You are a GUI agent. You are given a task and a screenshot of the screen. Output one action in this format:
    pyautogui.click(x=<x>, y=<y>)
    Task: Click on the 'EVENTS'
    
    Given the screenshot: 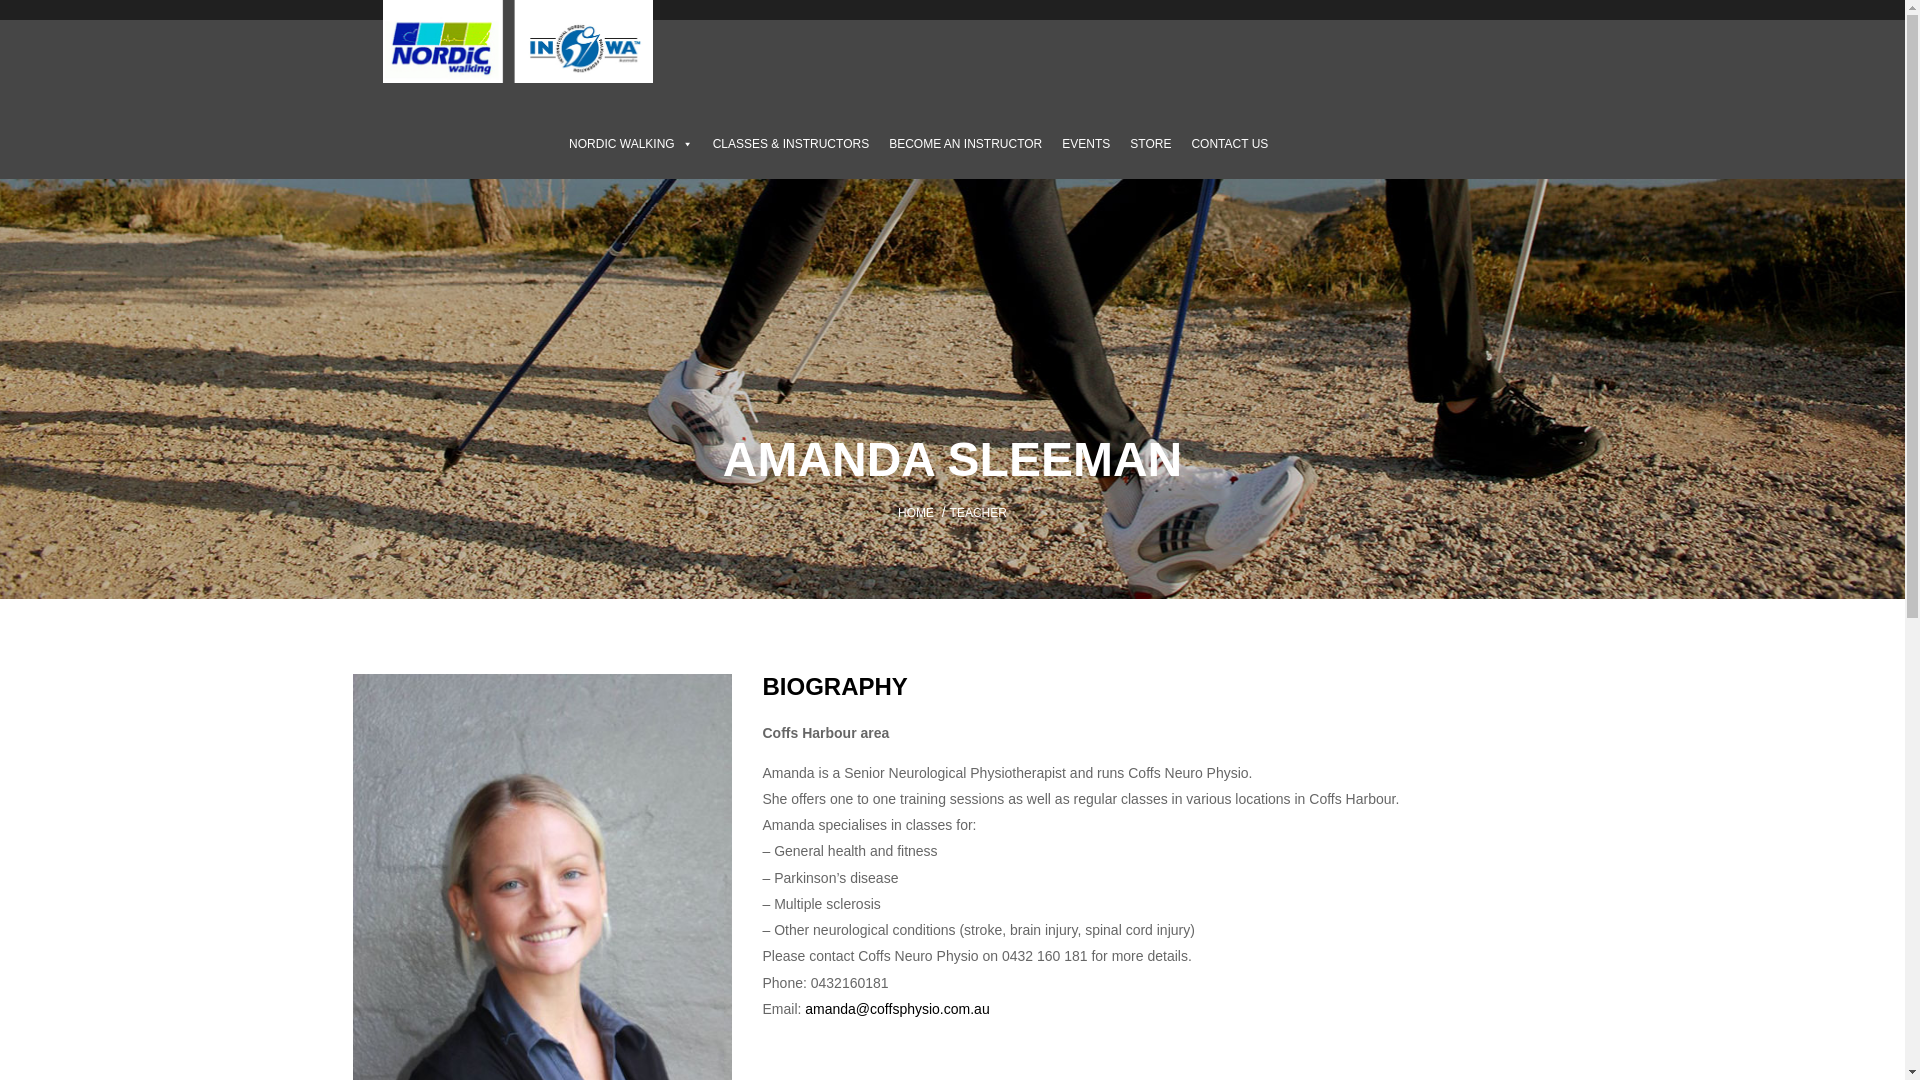 What is the action you would take?
    pyautogui.click(x=1084, y=142)
    